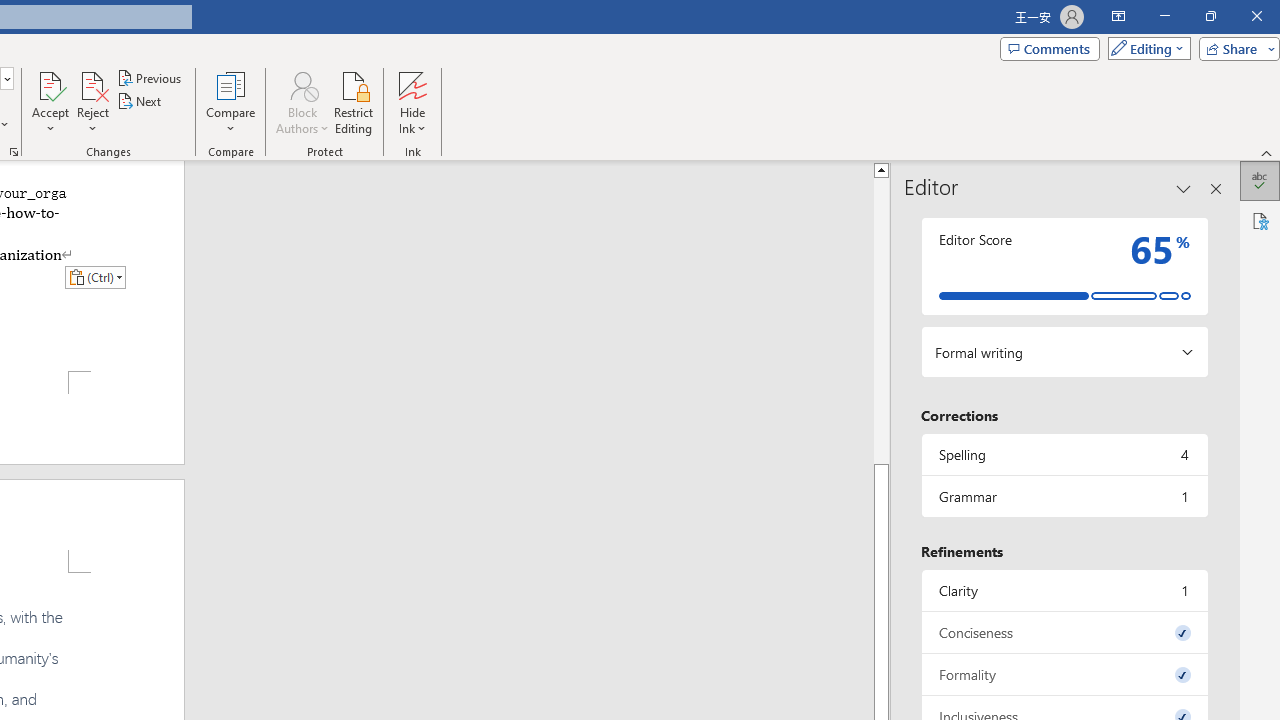 This screenshot has width=1280, height=720. What do you see at coordinates (150, 77) in the screenshot?
I see `'Previous'` at bounding box center [150, 77].